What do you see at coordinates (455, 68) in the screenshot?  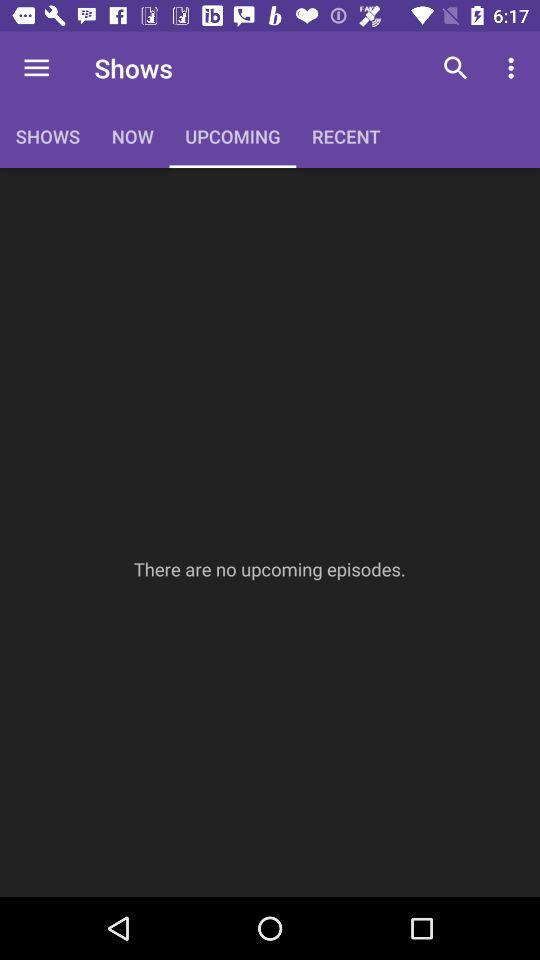 I see `the icon above there are no` at bounding box center [455, 68].